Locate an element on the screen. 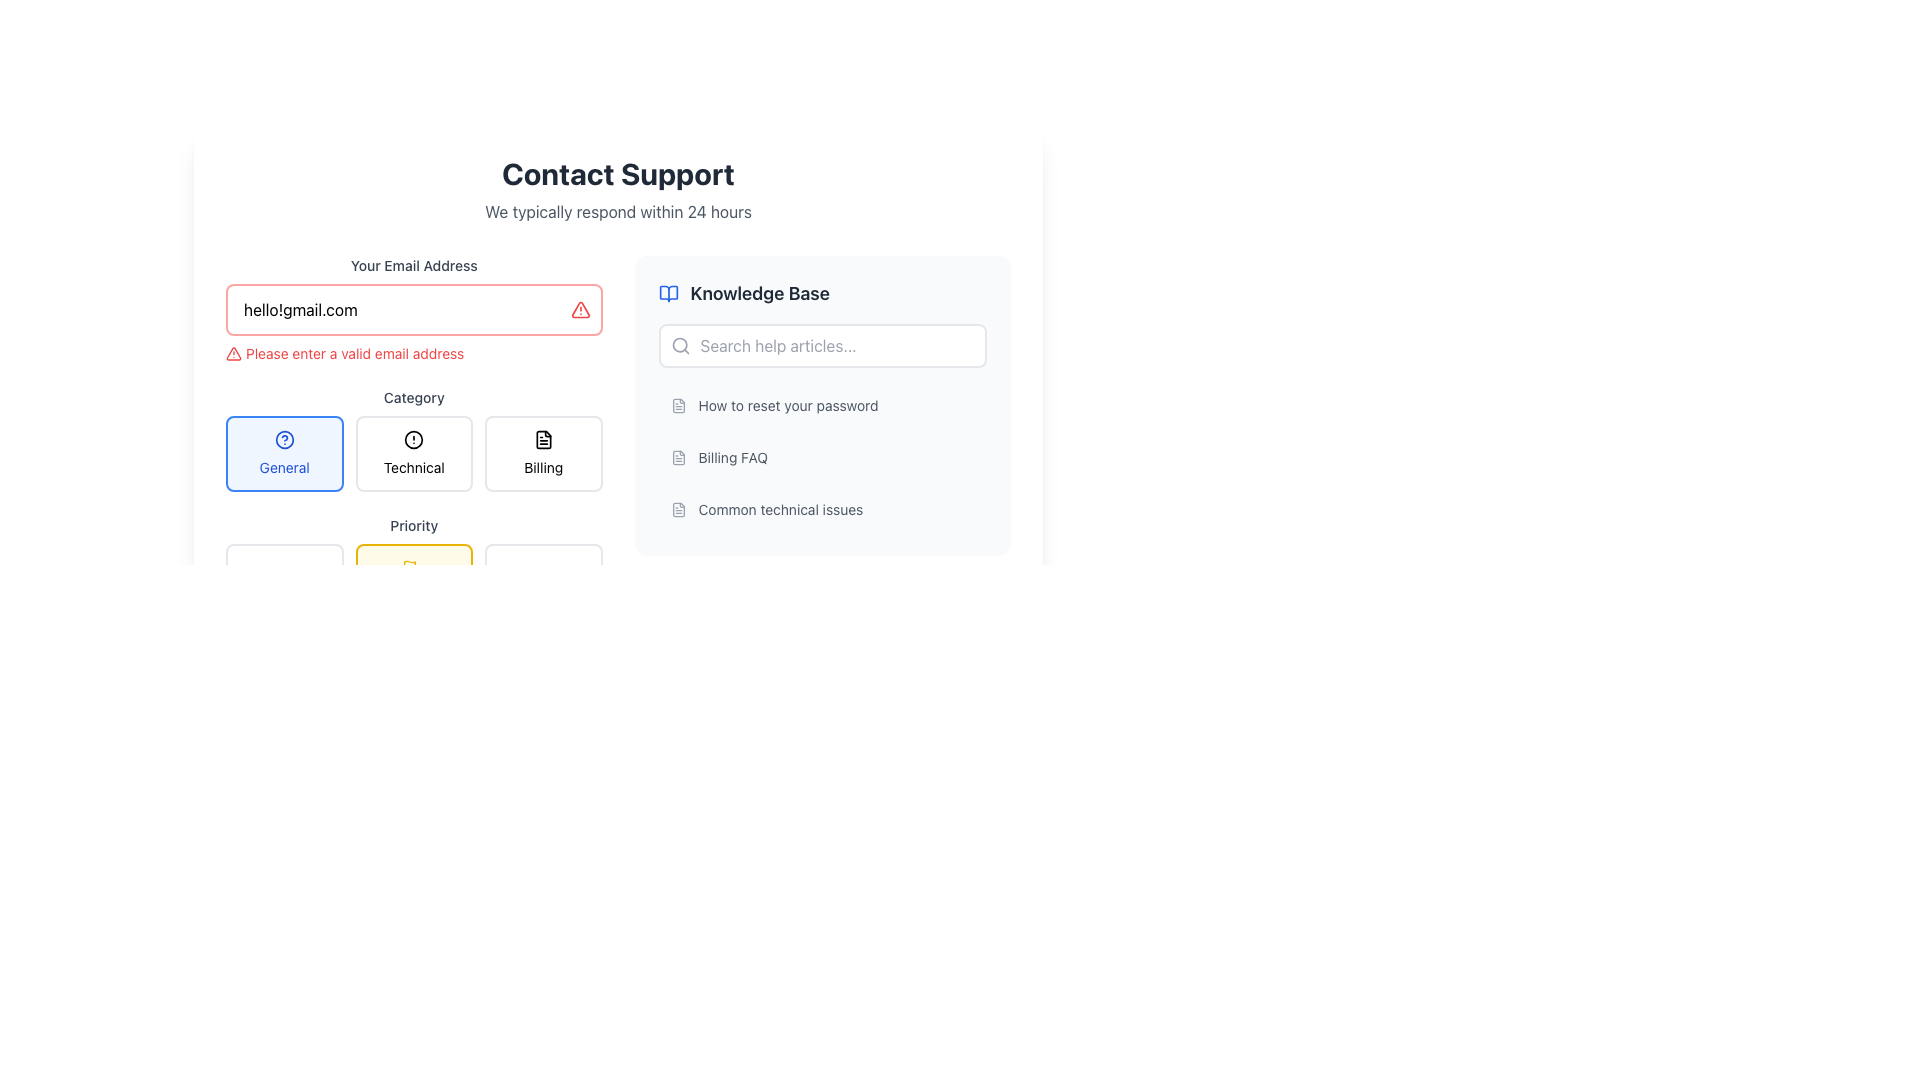 This screenshot has width=1920, height=1080. the button-like selectable list item labeled 'Common technical issues' is located at coordinates (822, 508).